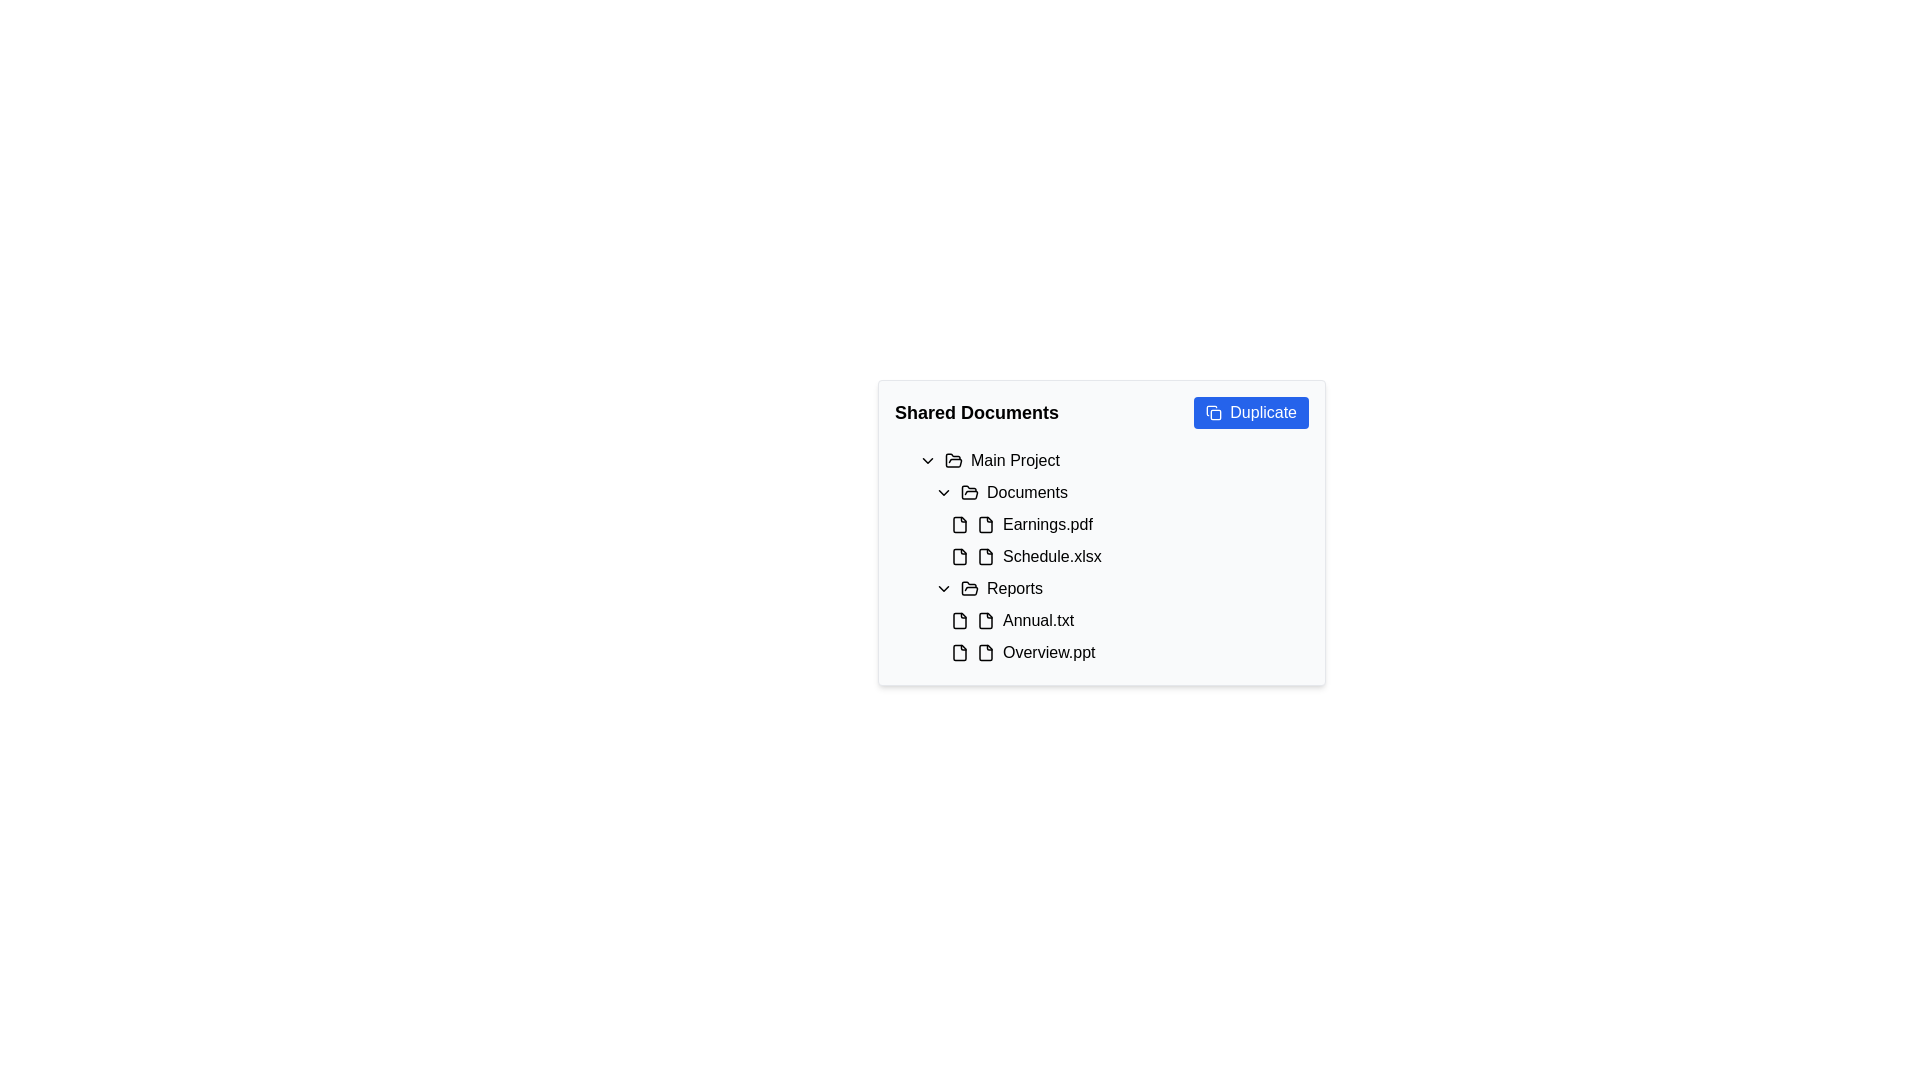  I want to click on the document icon, which resembles a file with rounded corners and a fold at the top-right, located to the left of the 'Earnings.pdf' label in the 'Shared Documents' section, so click(985, 523).